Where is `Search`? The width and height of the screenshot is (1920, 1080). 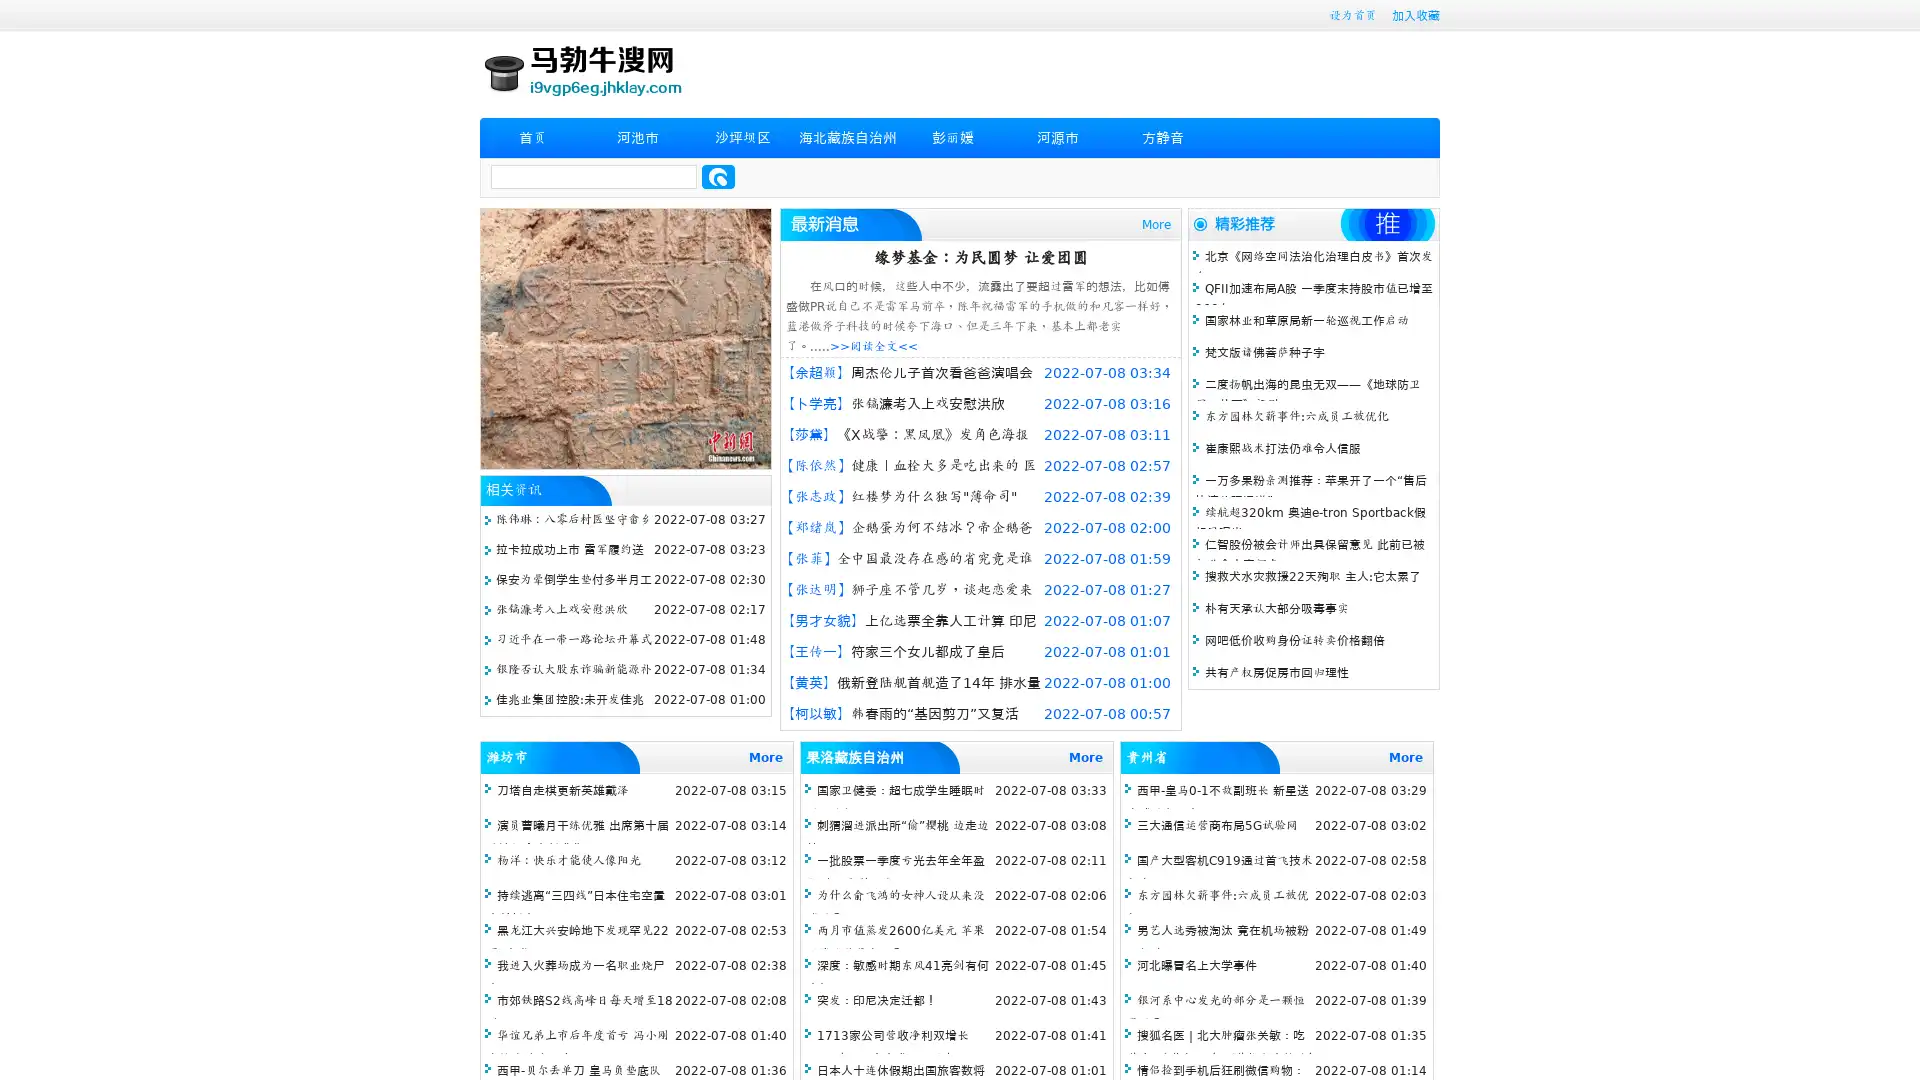
Search is located at coordinates (718, 176).